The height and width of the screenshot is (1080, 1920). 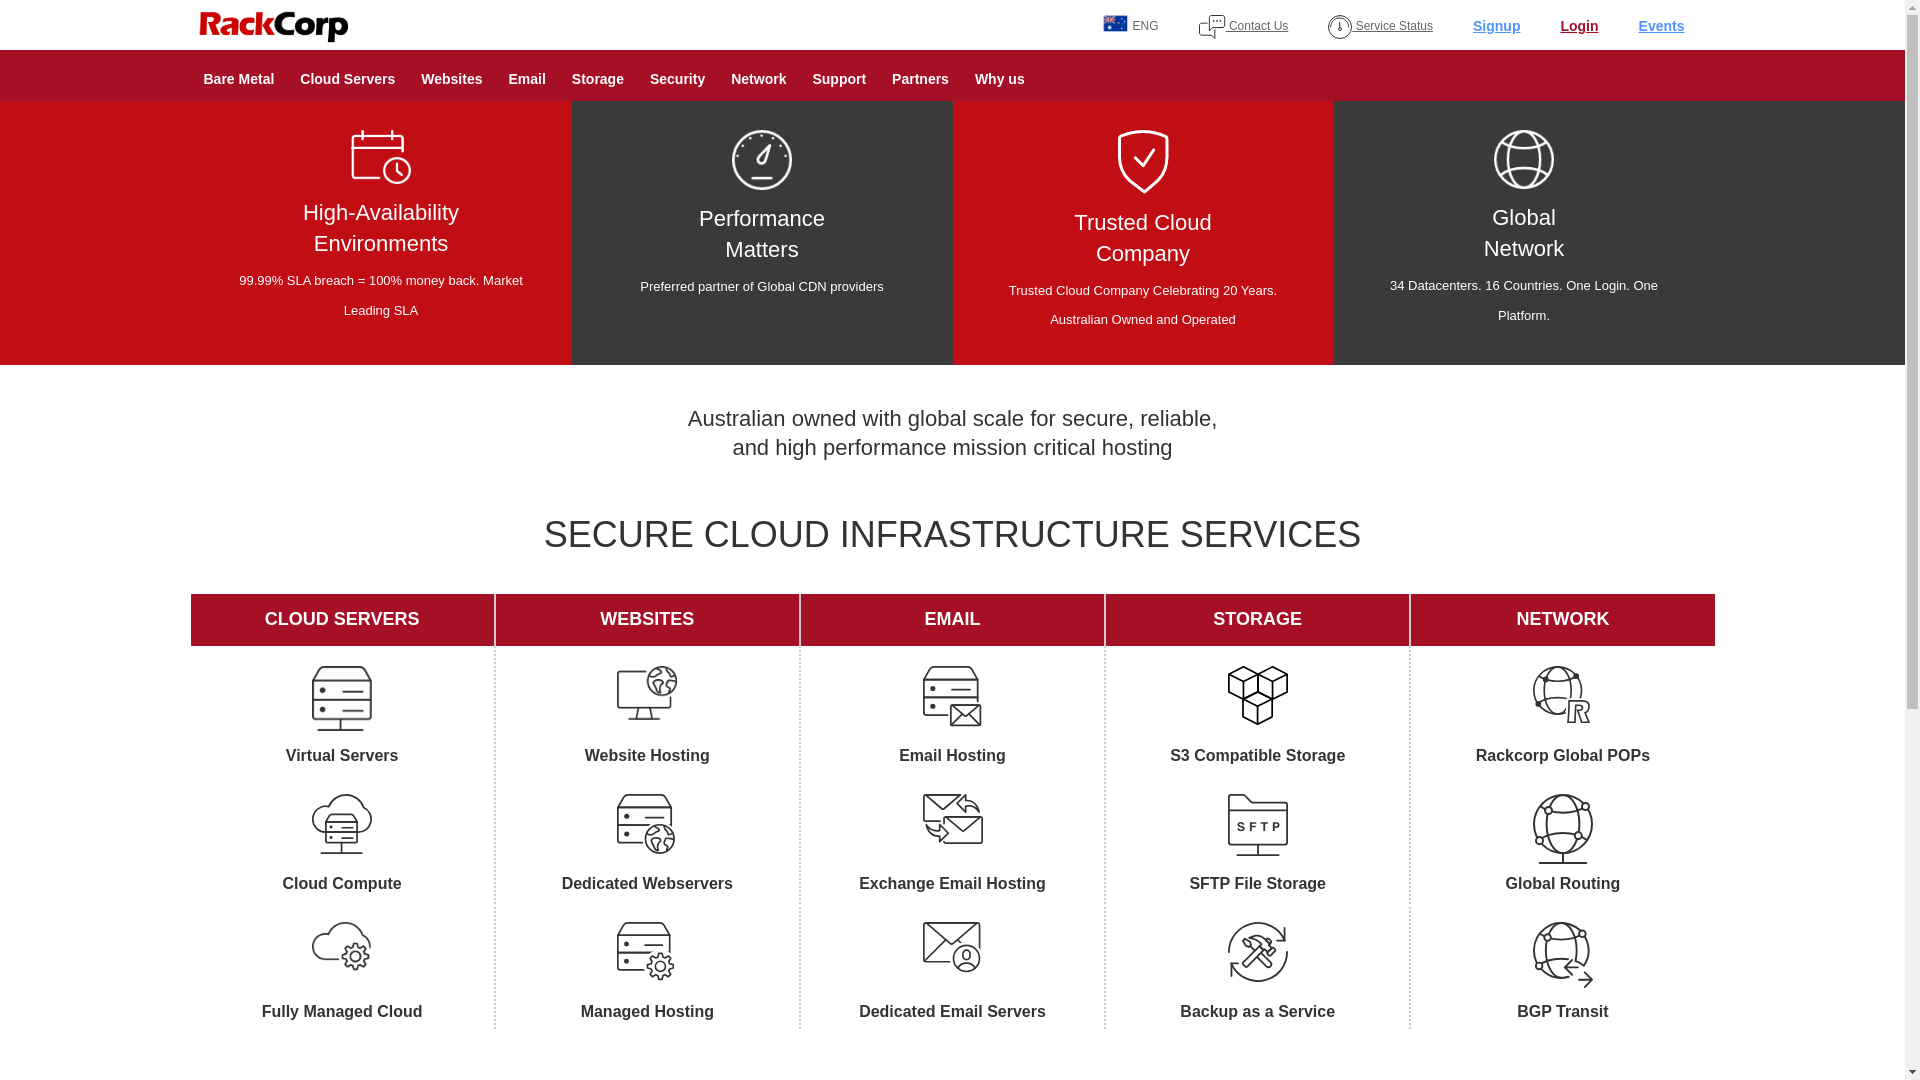 What do you see at coordinates (1638, 26) in the screenshot?
I see `'Events'` at bounding box center [1638, 26].